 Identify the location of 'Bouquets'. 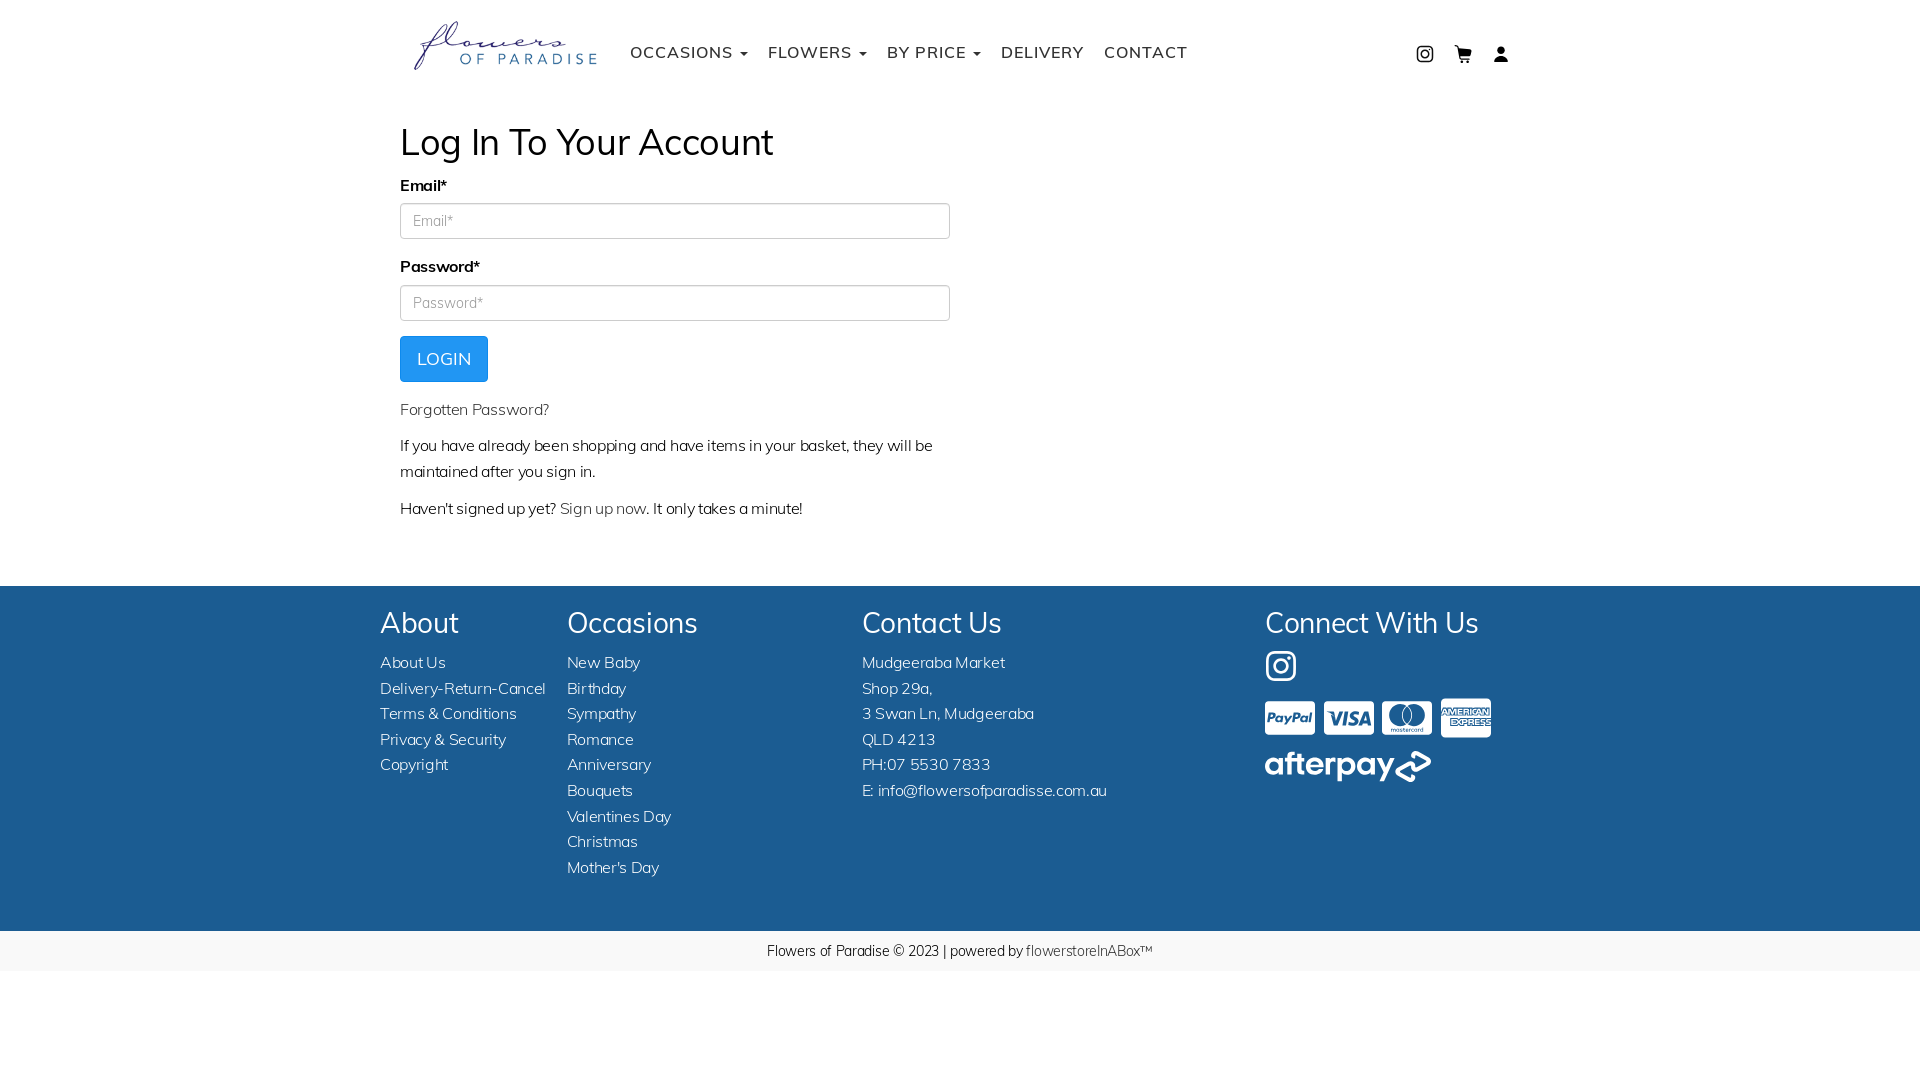
(599, 789).